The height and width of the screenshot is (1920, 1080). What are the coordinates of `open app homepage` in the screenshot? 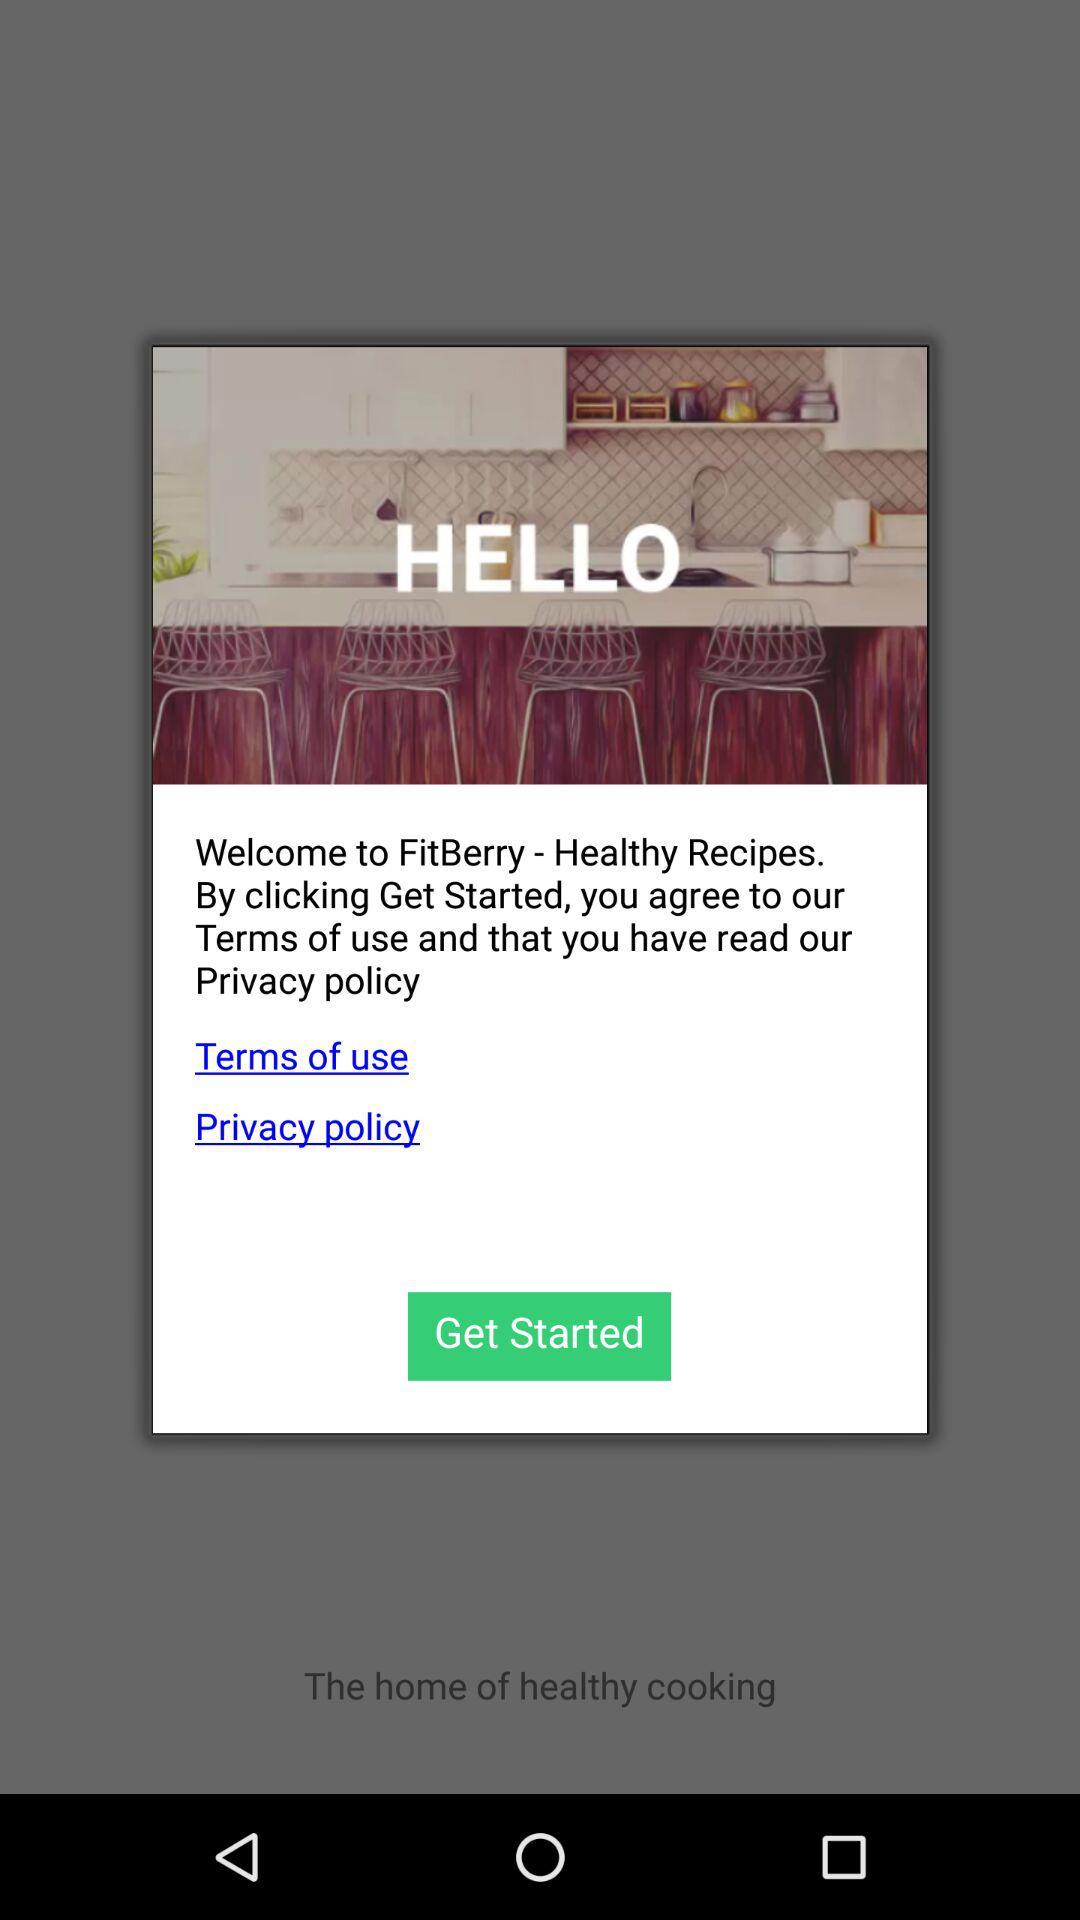 It's located at (540, 564).